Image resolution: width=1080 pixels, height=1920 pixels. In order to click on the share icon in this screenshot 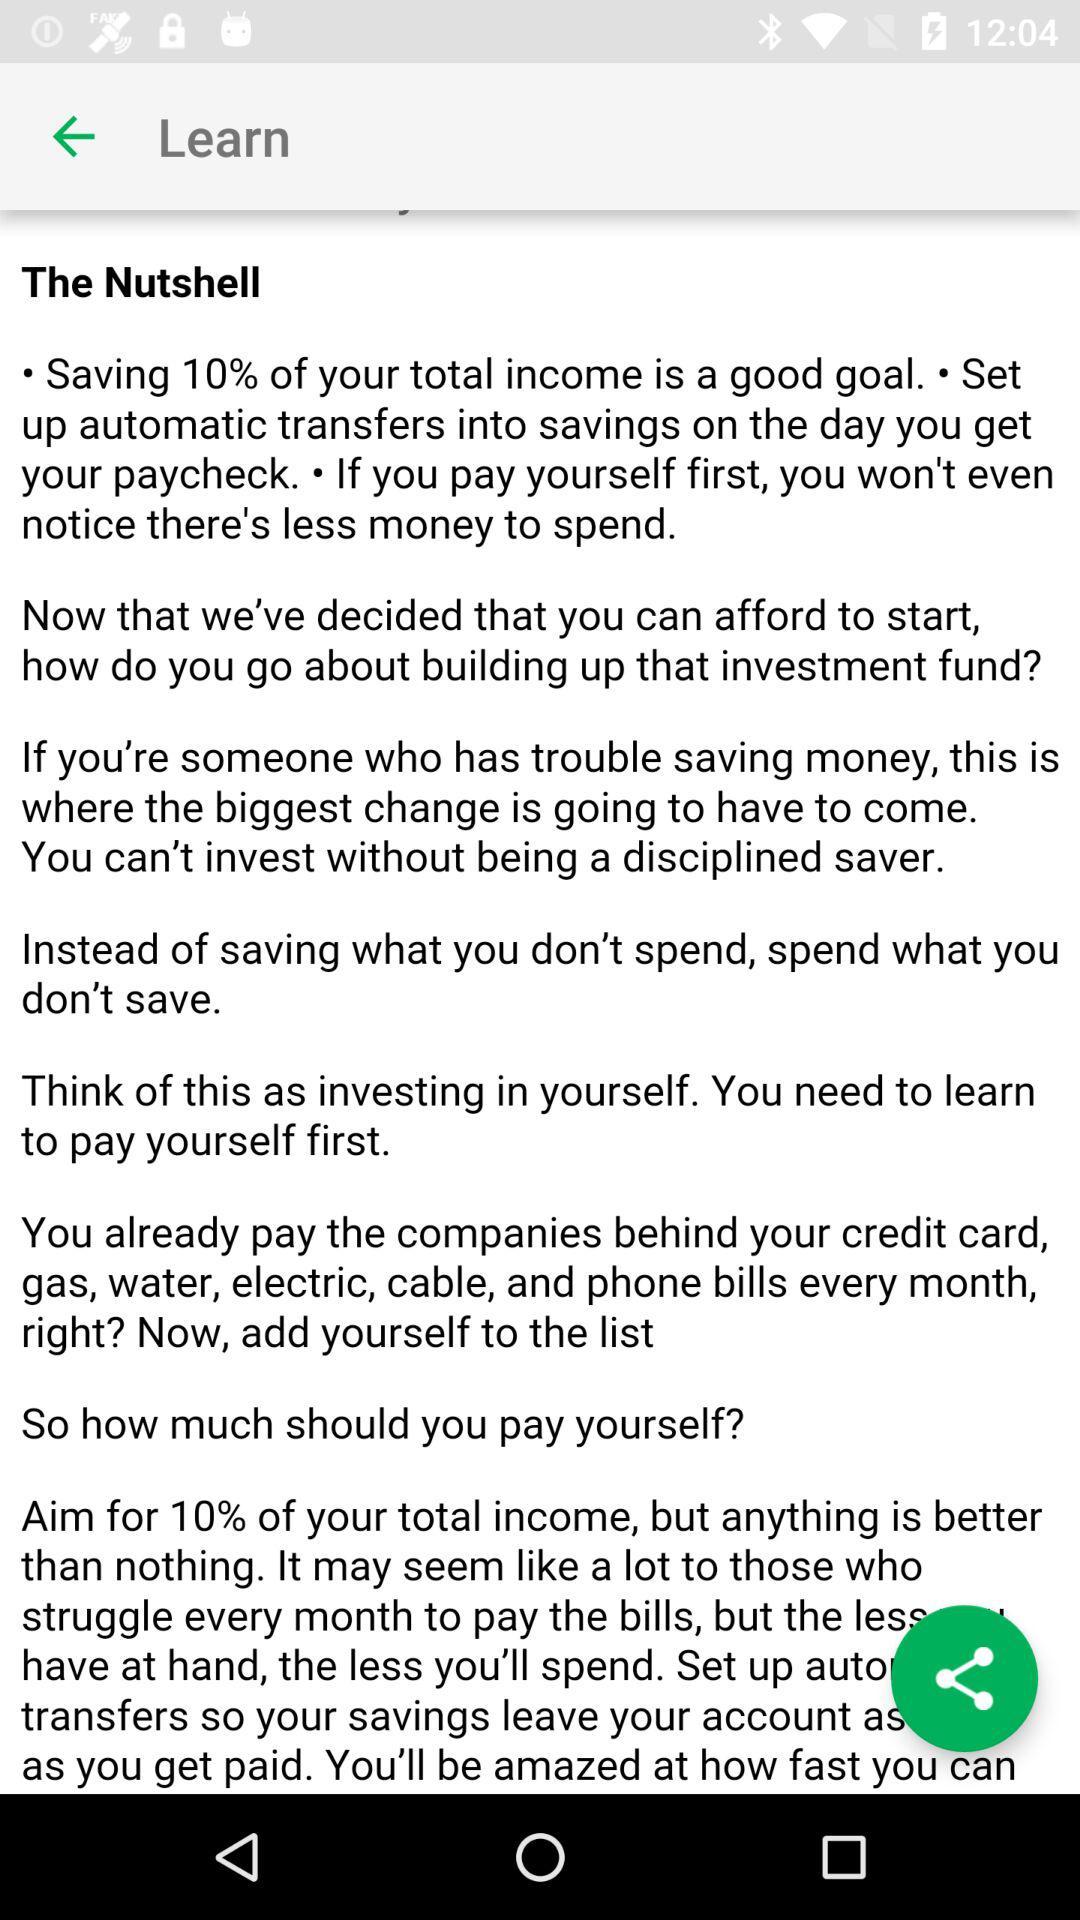, I will do `click(963, 1678)`.